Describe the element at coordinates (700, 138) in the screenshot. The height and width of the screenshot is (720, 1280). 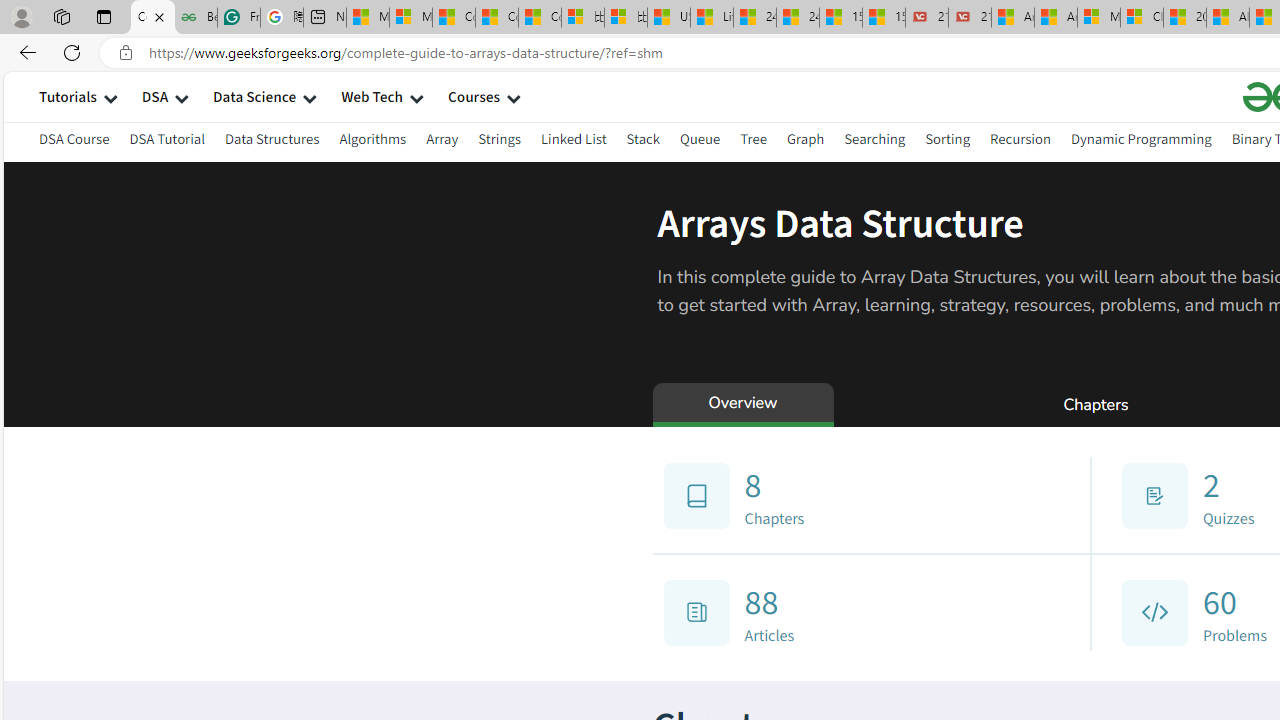
I see `'Queue'` at that location.